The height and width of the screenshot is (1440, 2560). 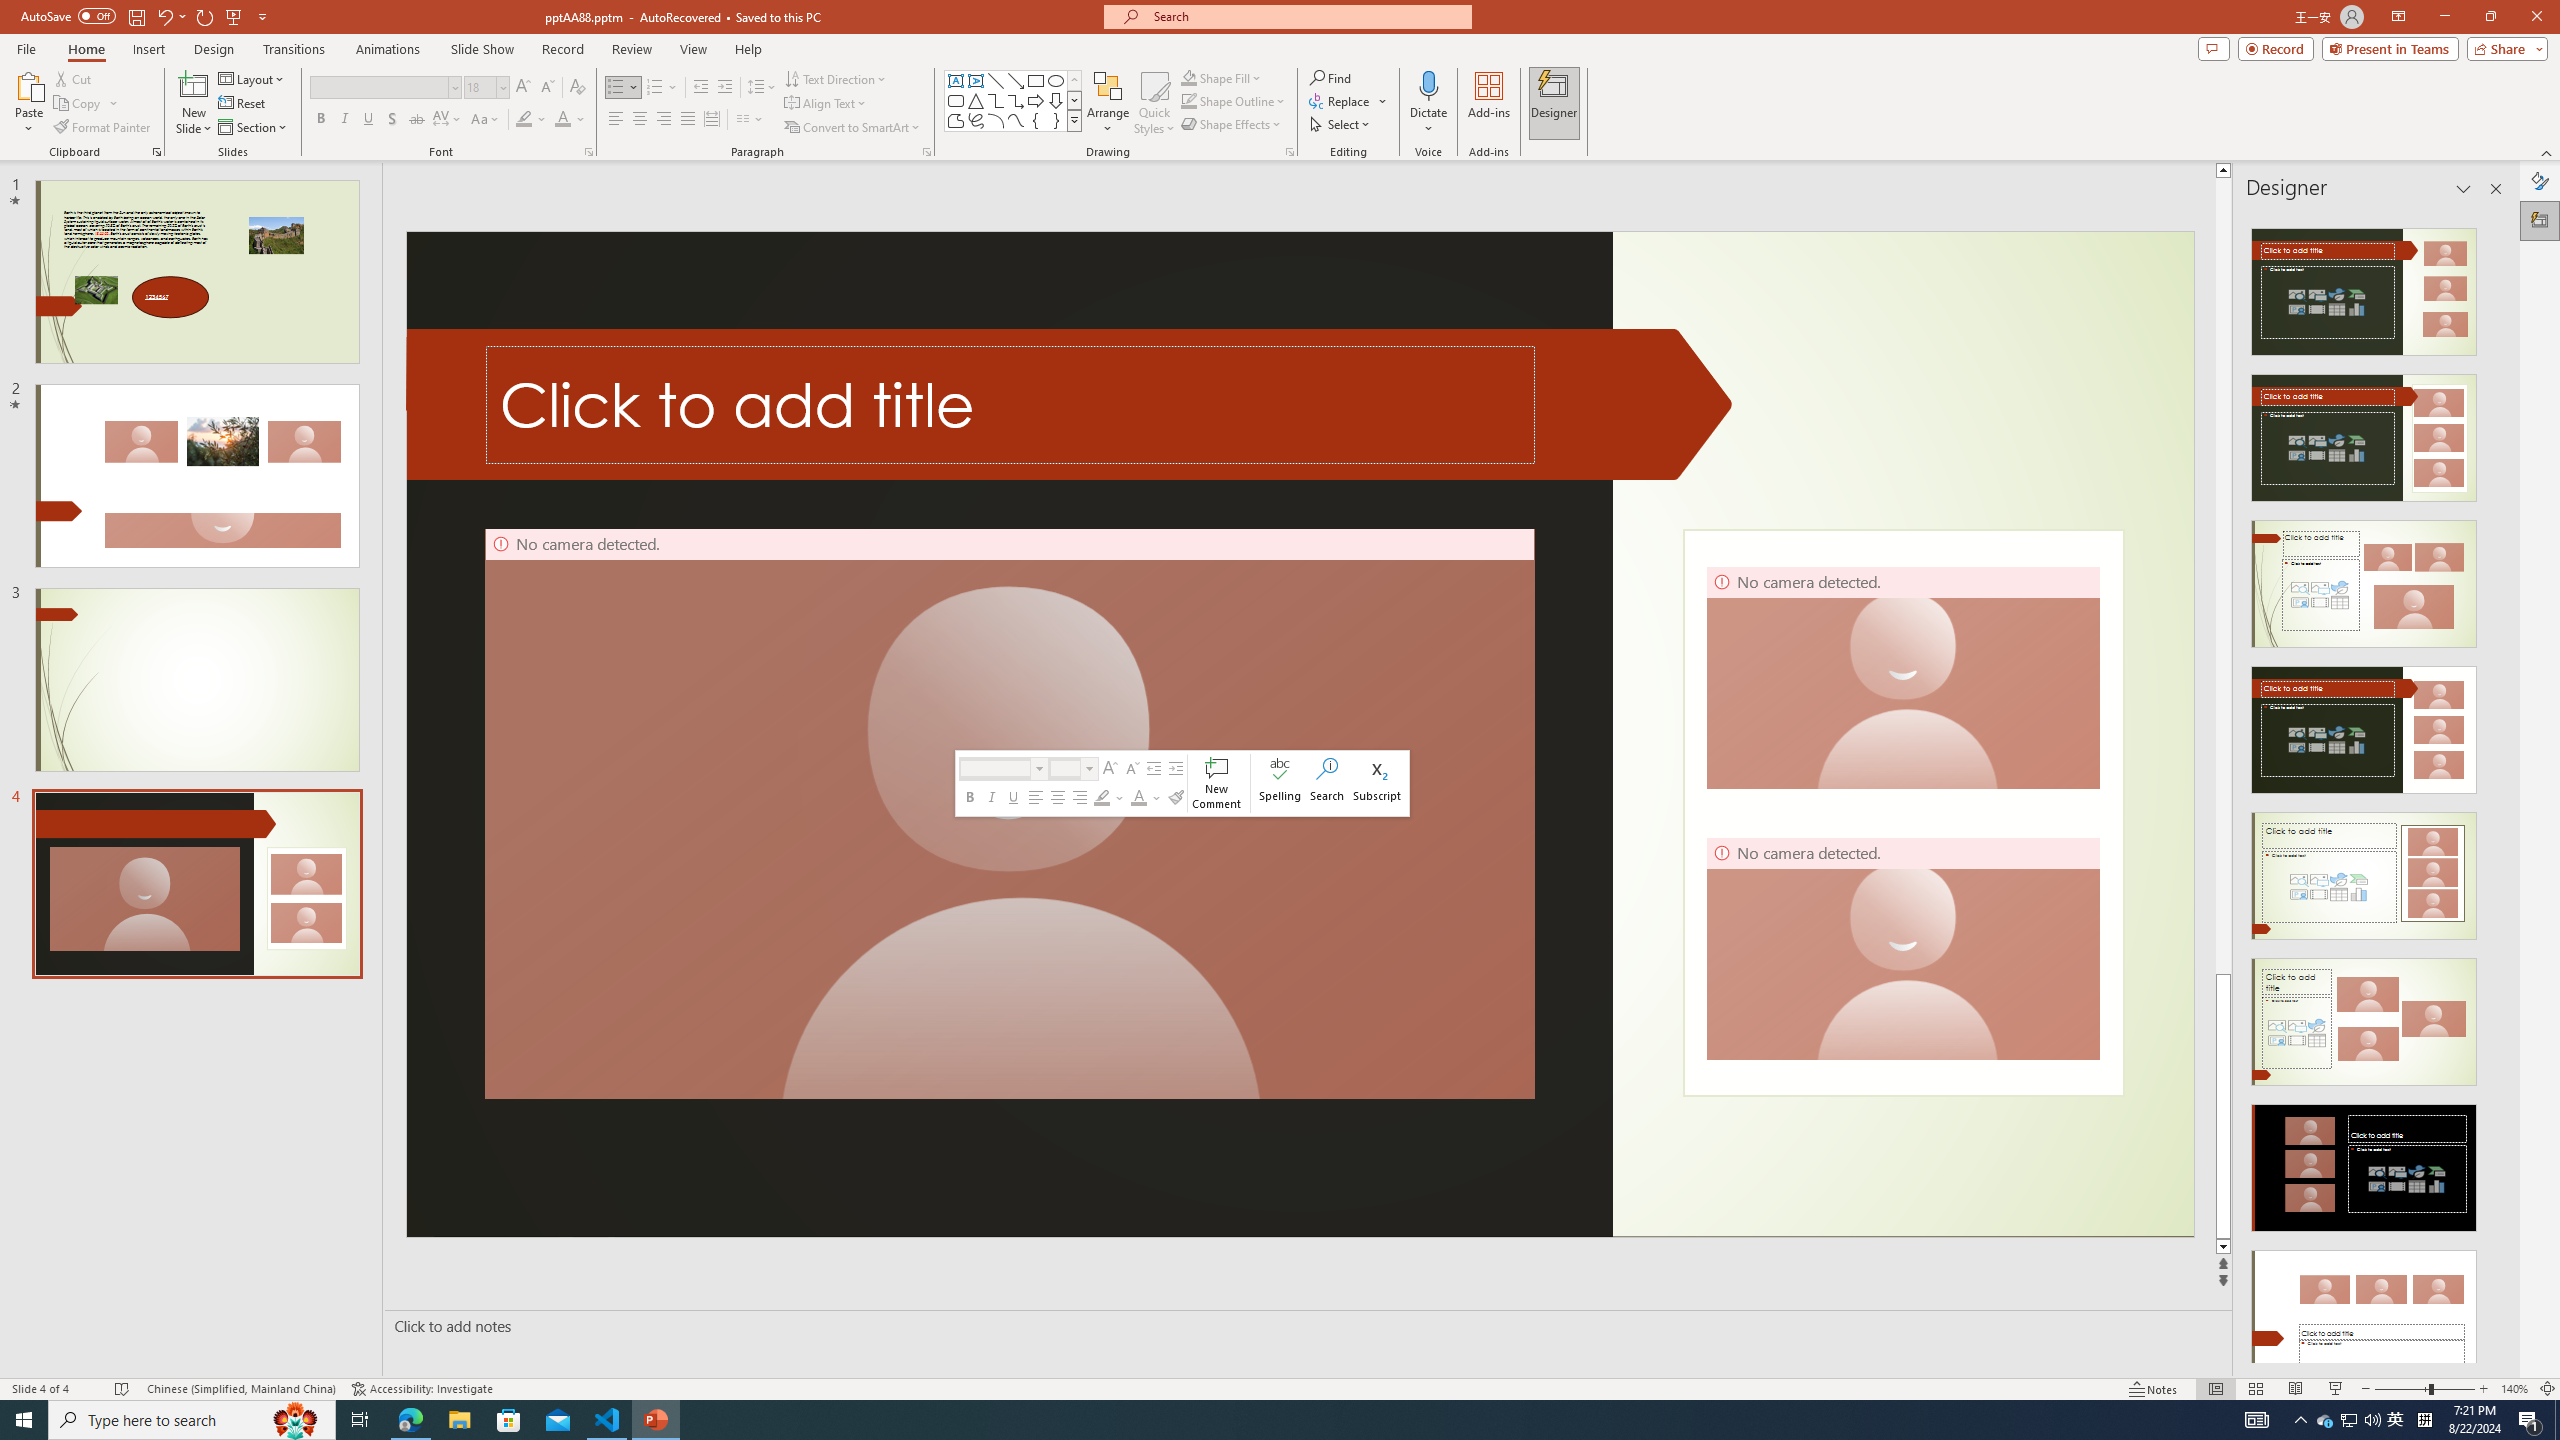 What do you see at coordinates (852, 127) in the screenshot?
I see `'Convert to SmartArt'` at bounding box center [852, 127].